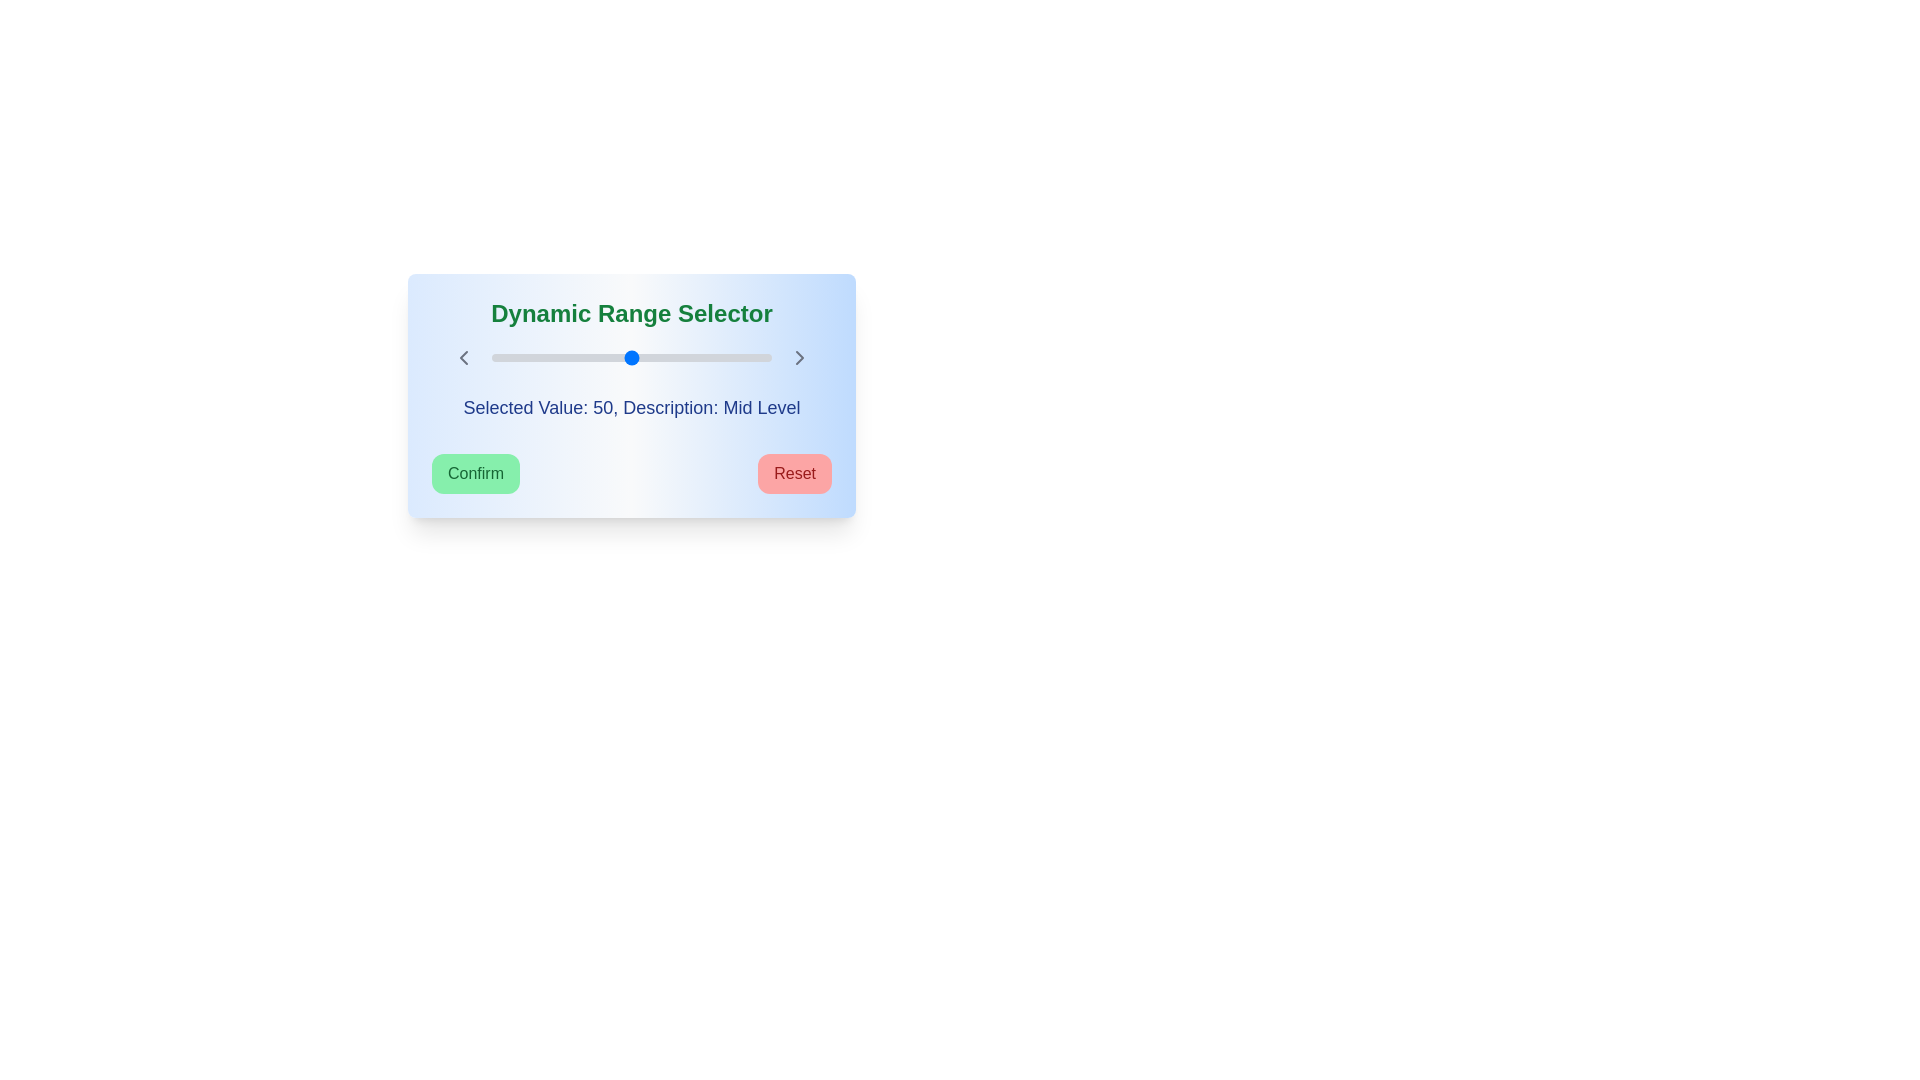  I want to click on the slider, so click(723, 357).